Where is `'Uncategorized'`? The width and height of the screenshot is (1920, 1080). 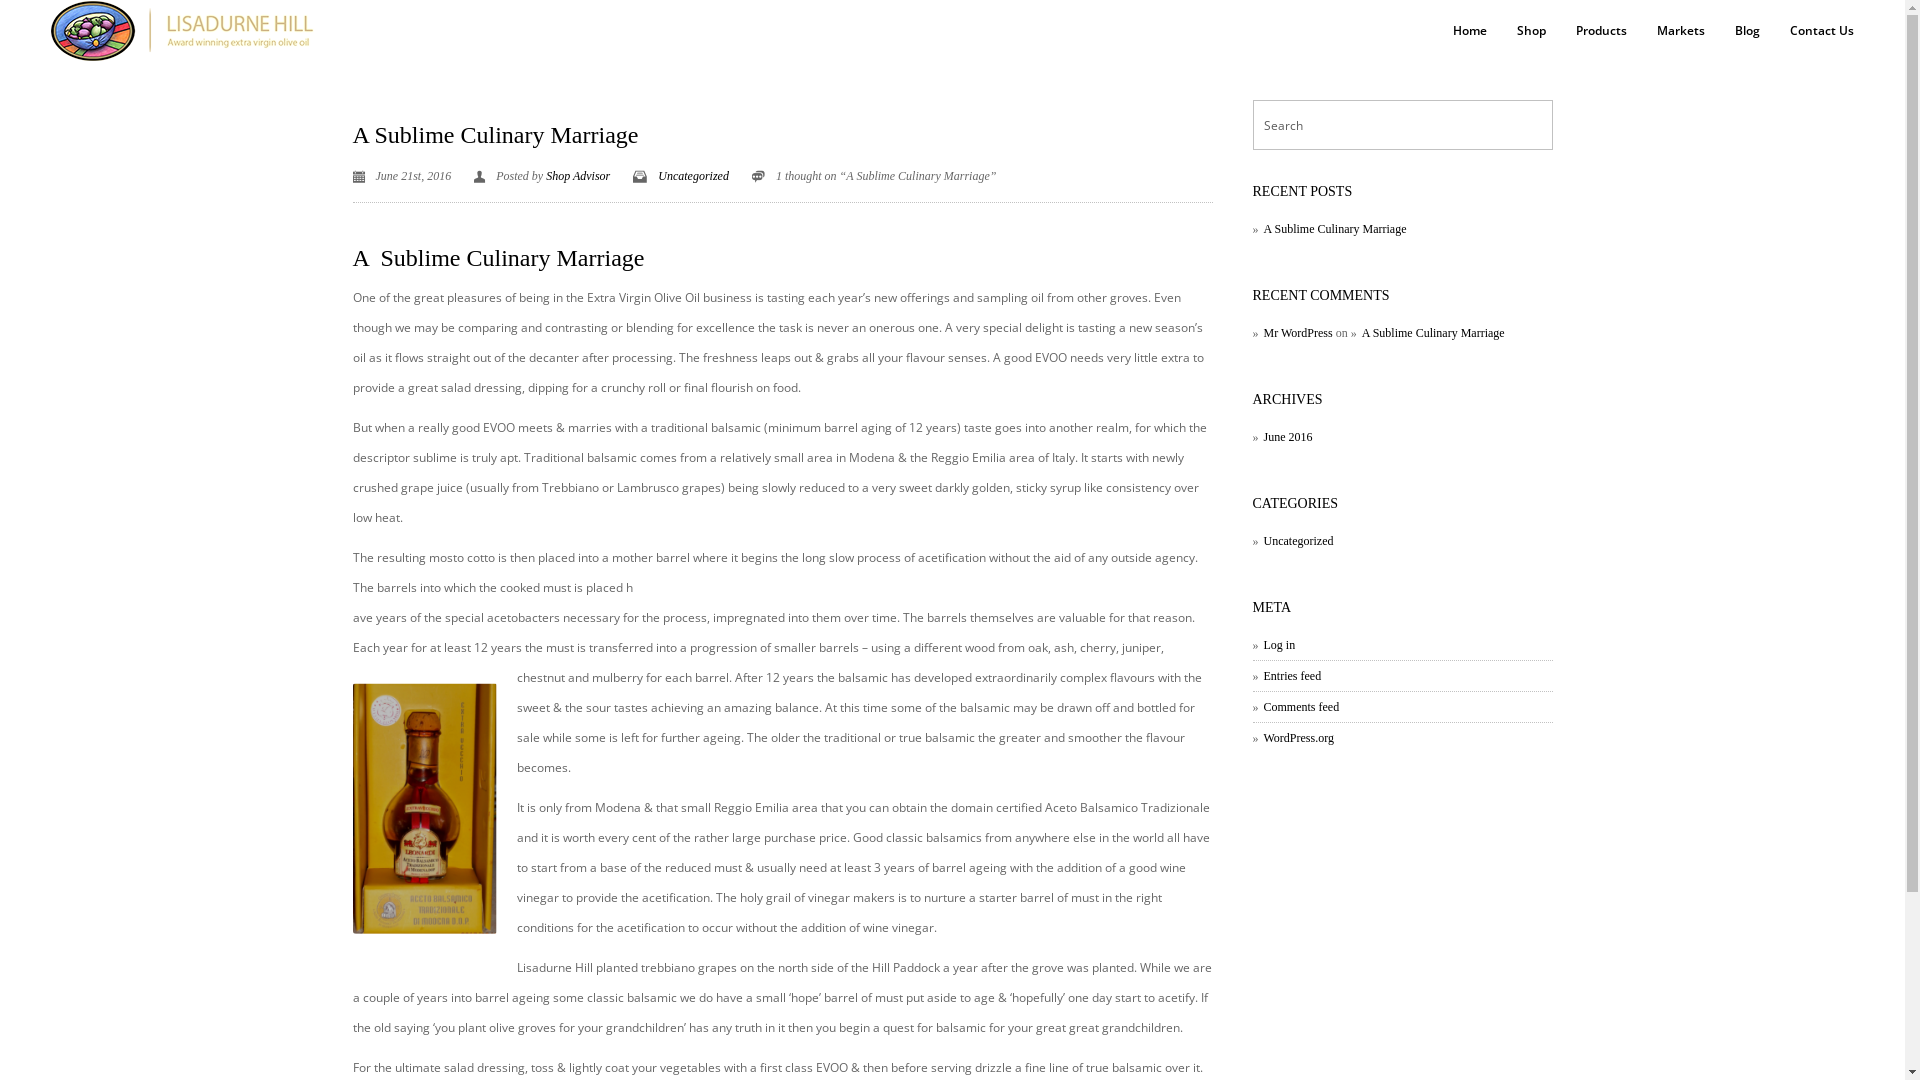 'Uncategorized' is located at coordinates (1292, 540).